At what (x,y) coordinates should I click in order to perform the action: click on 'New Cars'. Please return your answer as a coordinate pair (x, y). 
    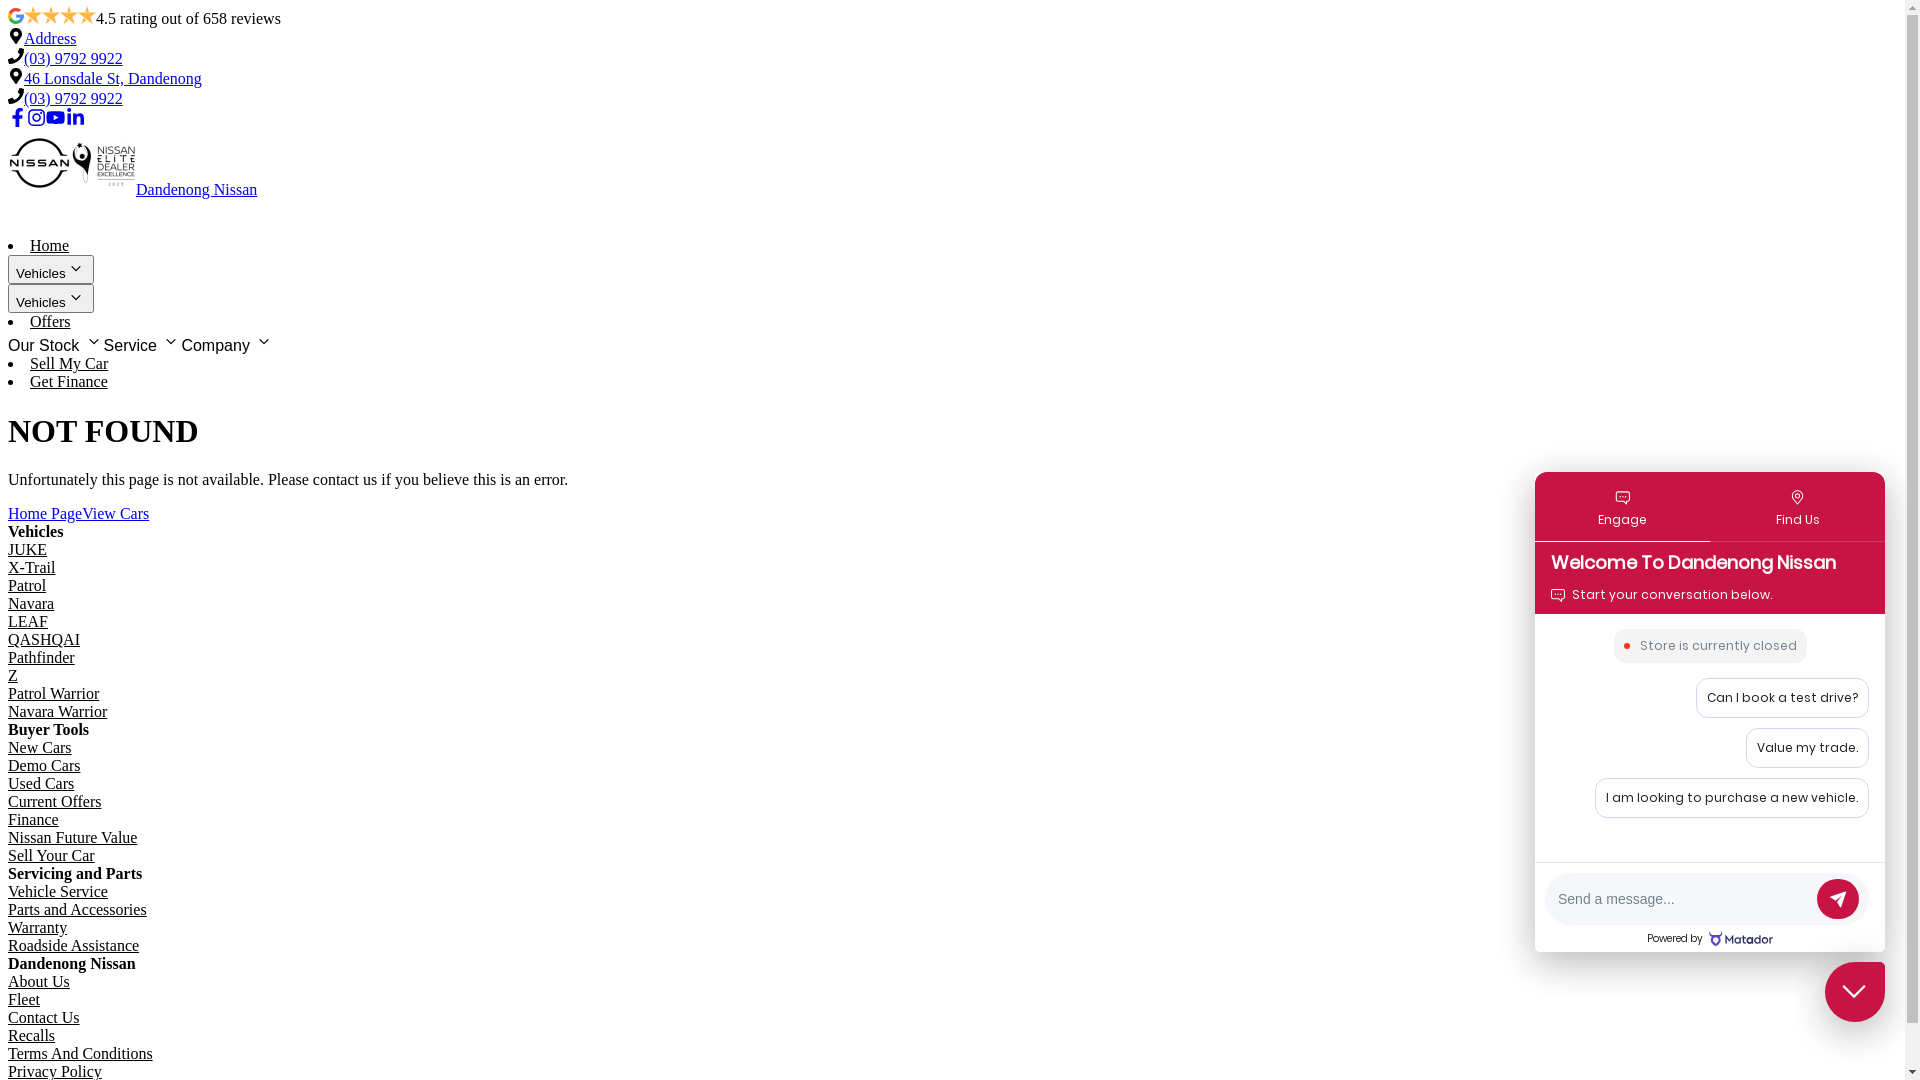
    Looking at the image, I should click on (39, 747).